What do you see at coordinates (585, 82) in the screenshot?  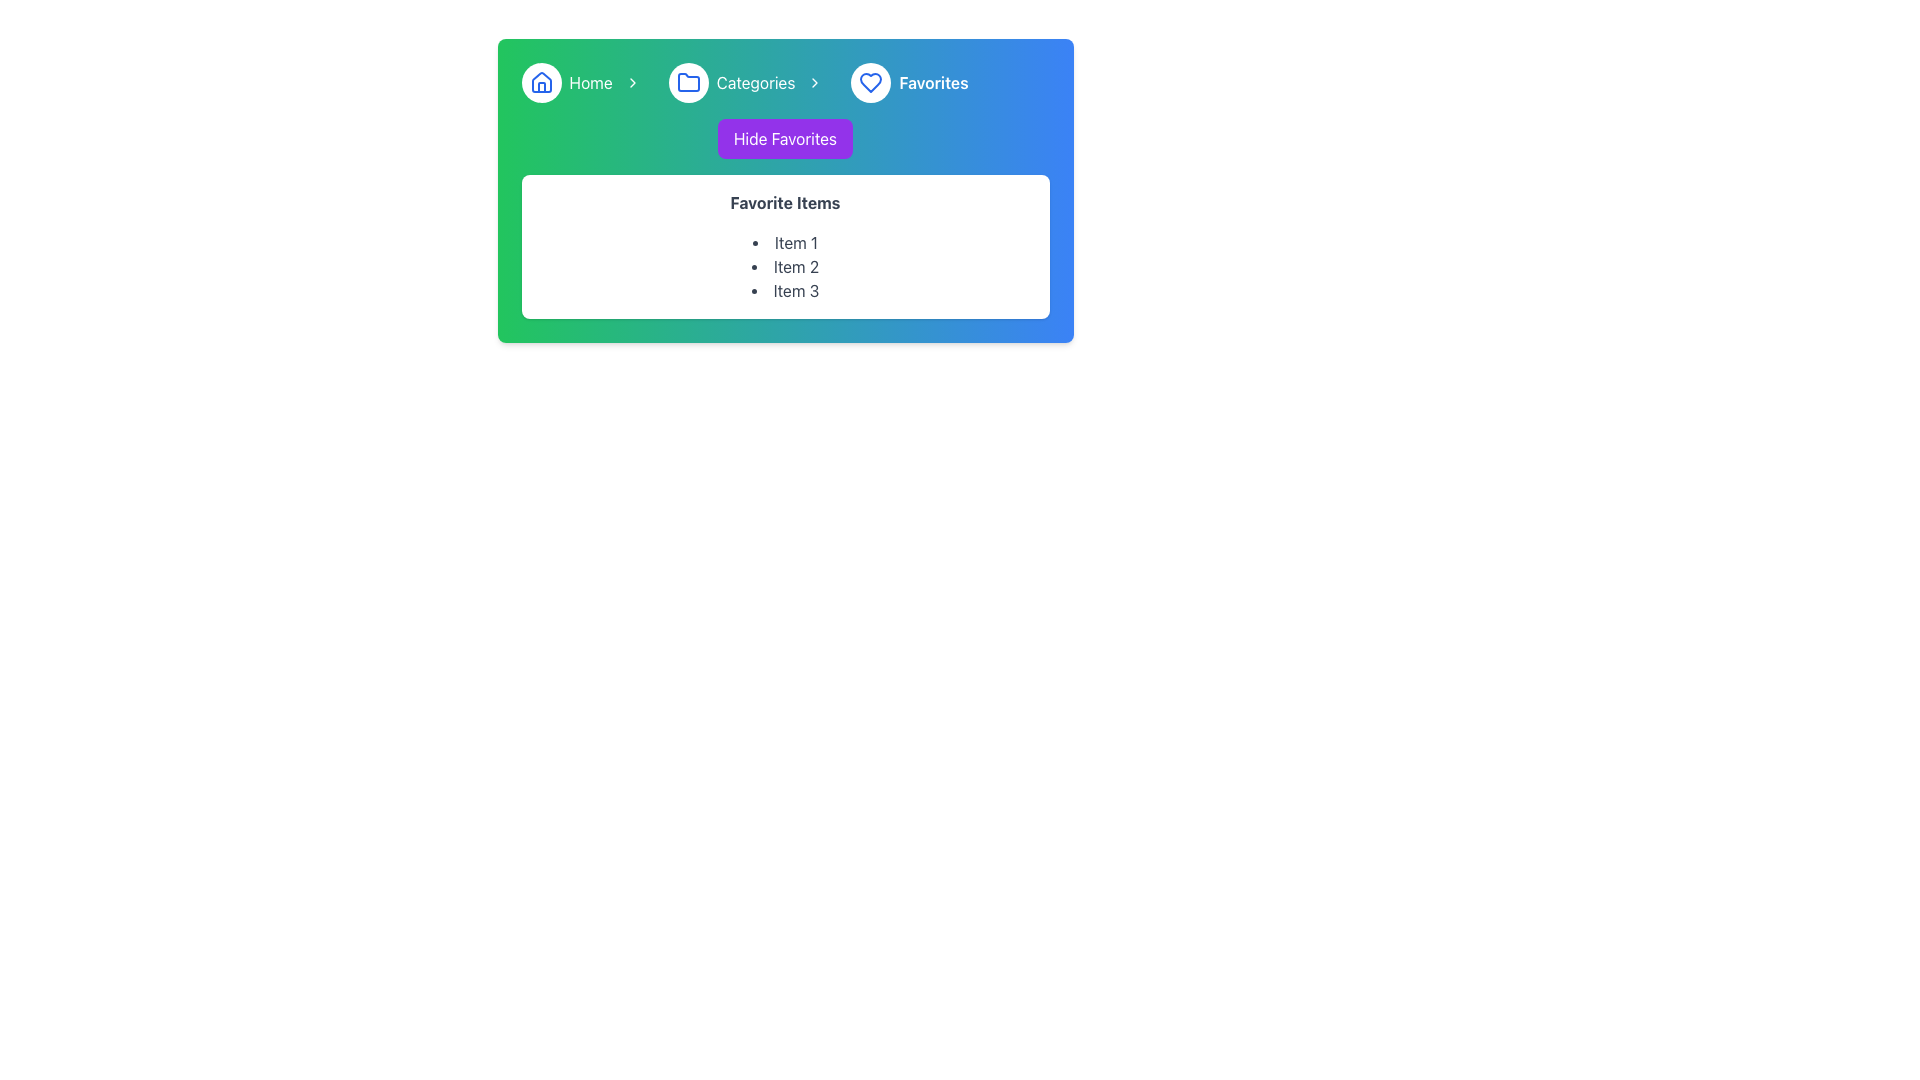 I see `the Navigation link located at the far-left of the top navigation bar to return to the home page or dashboard` at bounding box center [585, 82].